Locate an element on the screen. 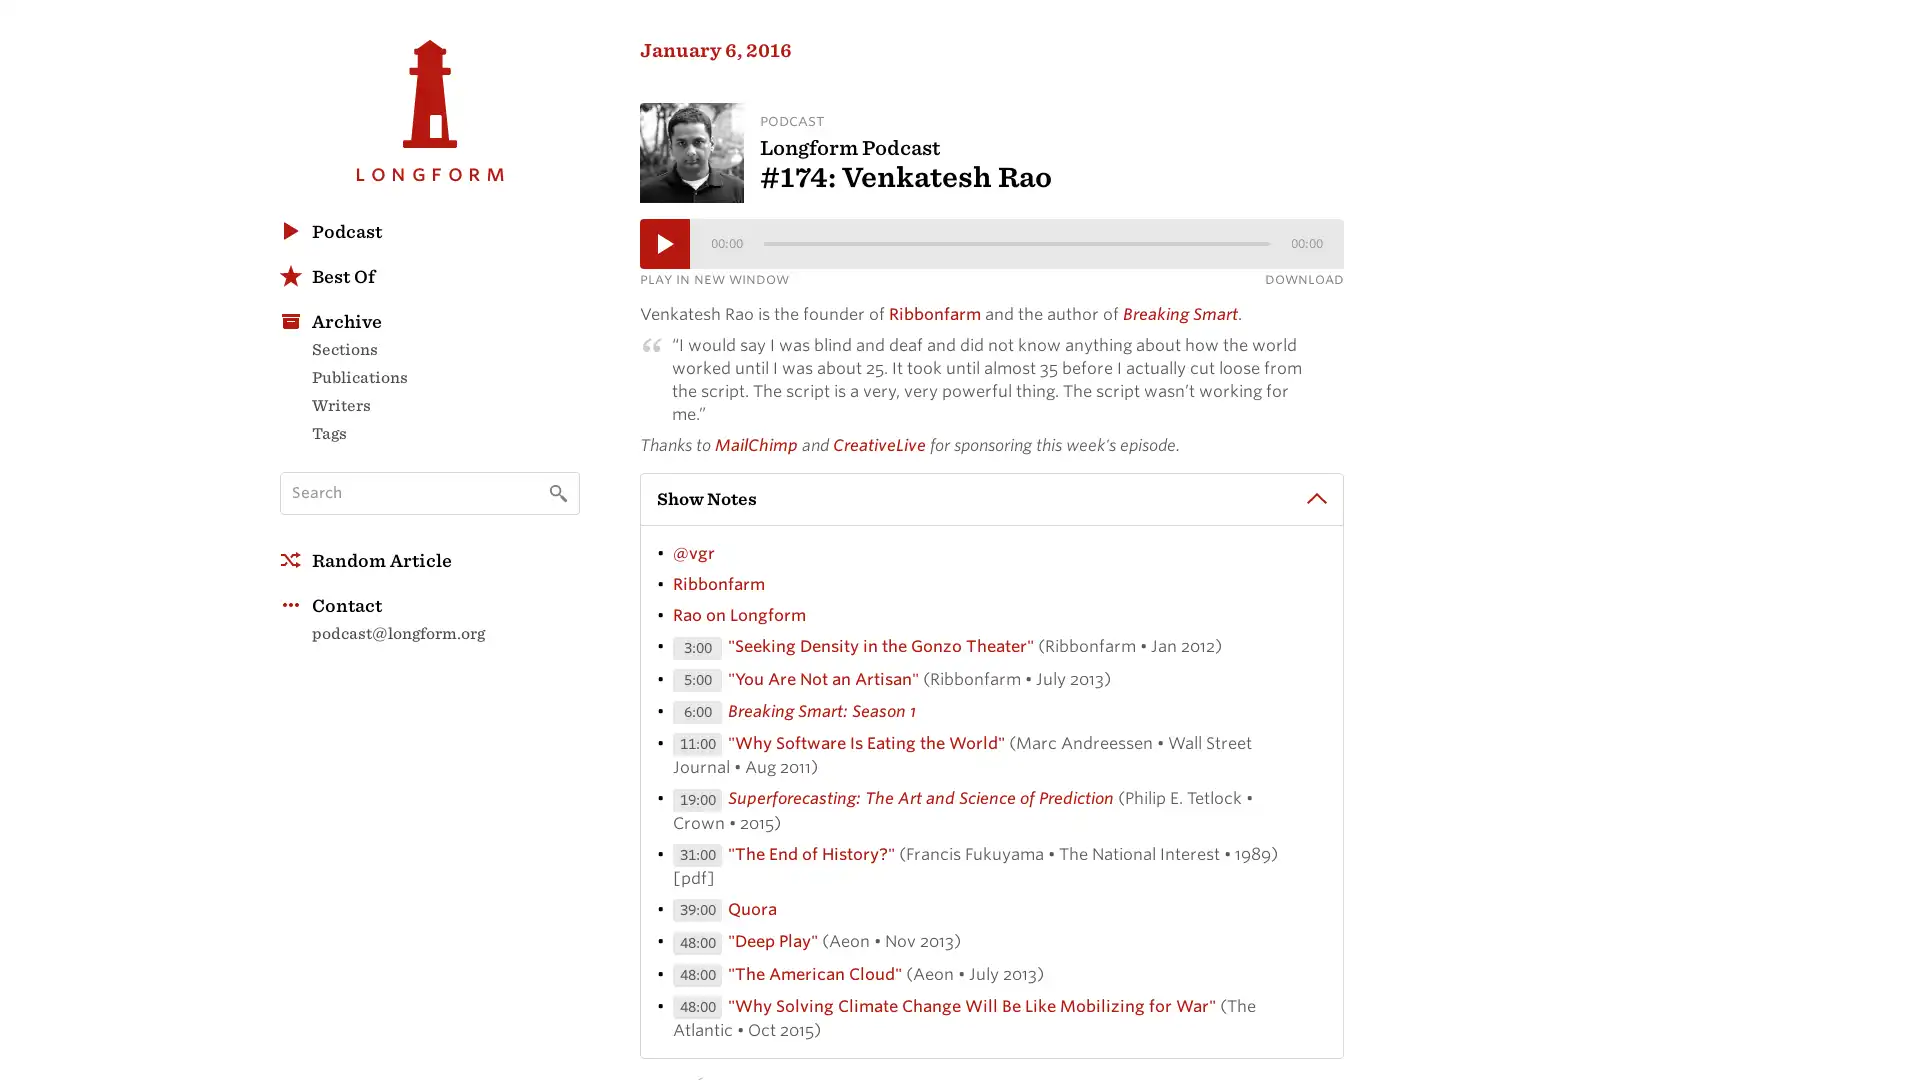 This screenshot has width=1920, height=1080. 5:00 is located at coordinates (697, 683).